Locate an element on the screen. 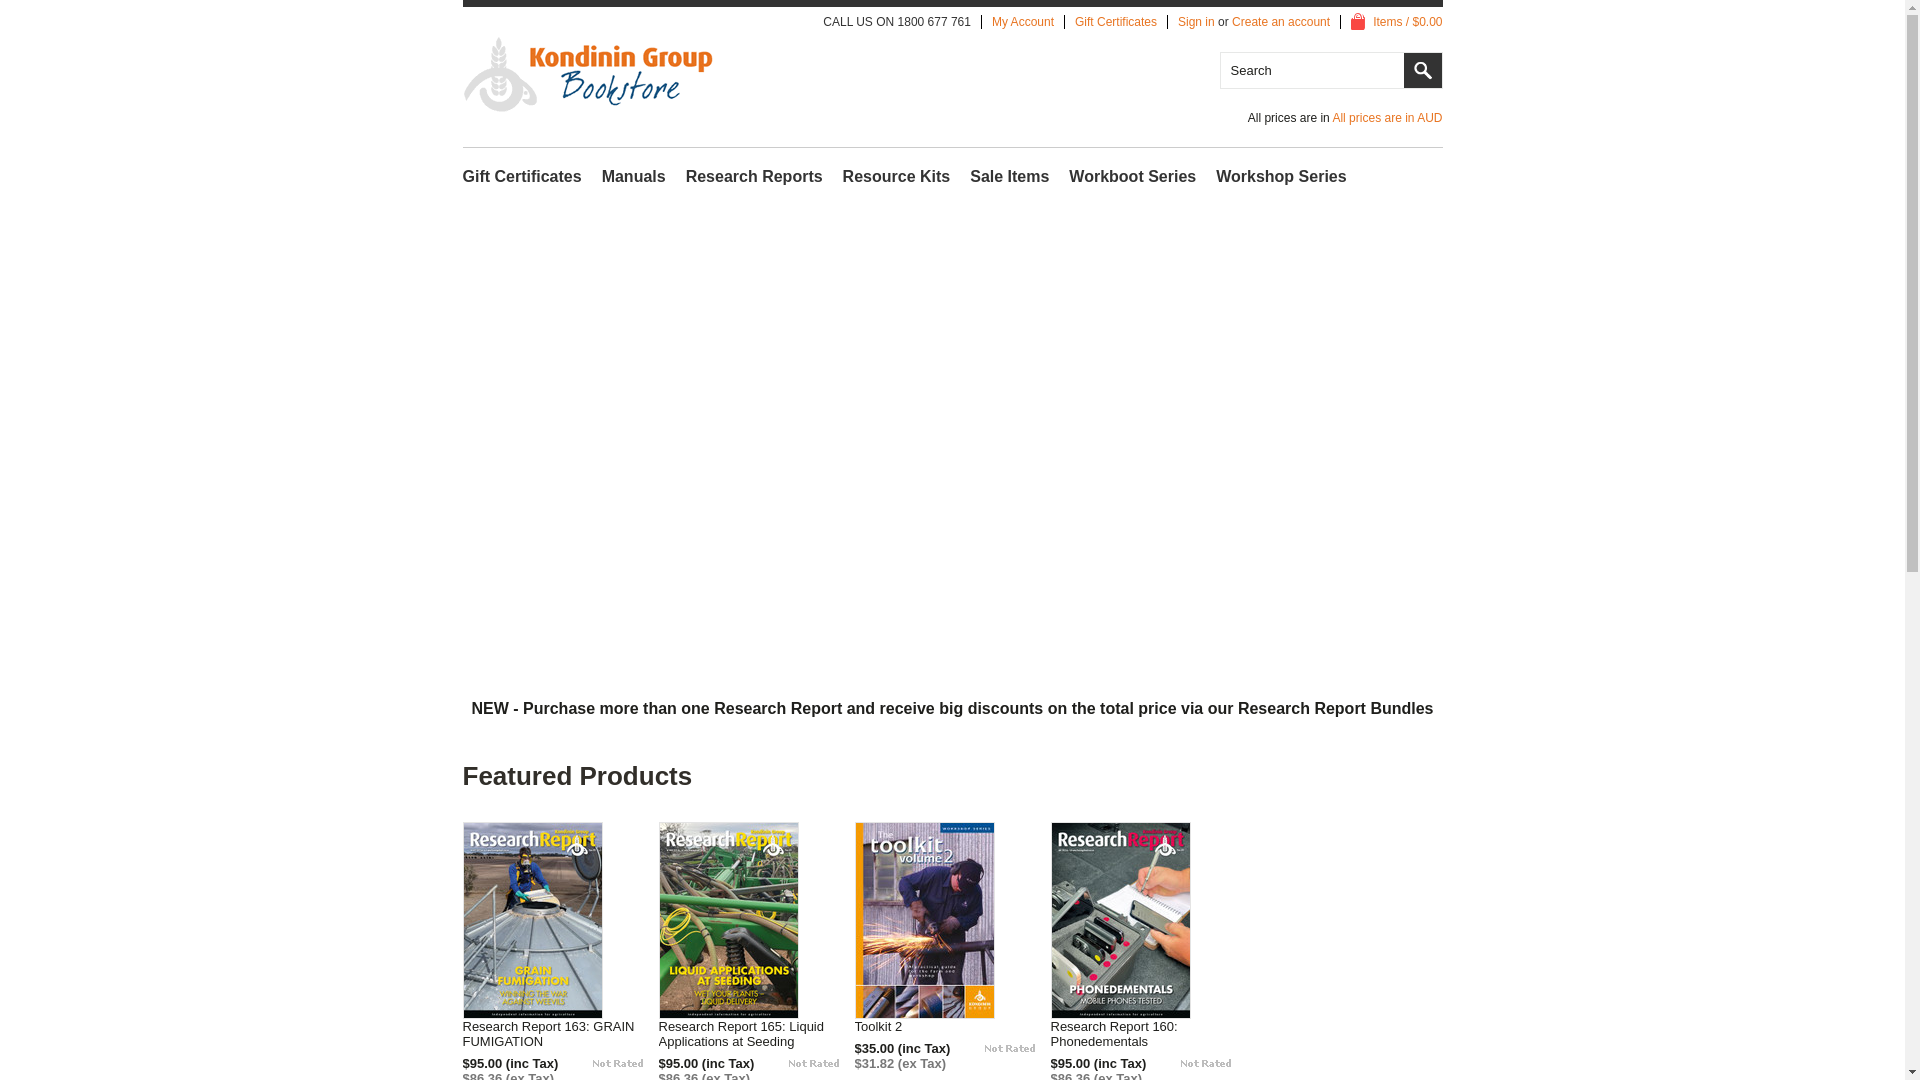 Image resolution: width=1920 pixels, height=1080 pixels. 'Create an account' is located at coordinates (1281, 22).